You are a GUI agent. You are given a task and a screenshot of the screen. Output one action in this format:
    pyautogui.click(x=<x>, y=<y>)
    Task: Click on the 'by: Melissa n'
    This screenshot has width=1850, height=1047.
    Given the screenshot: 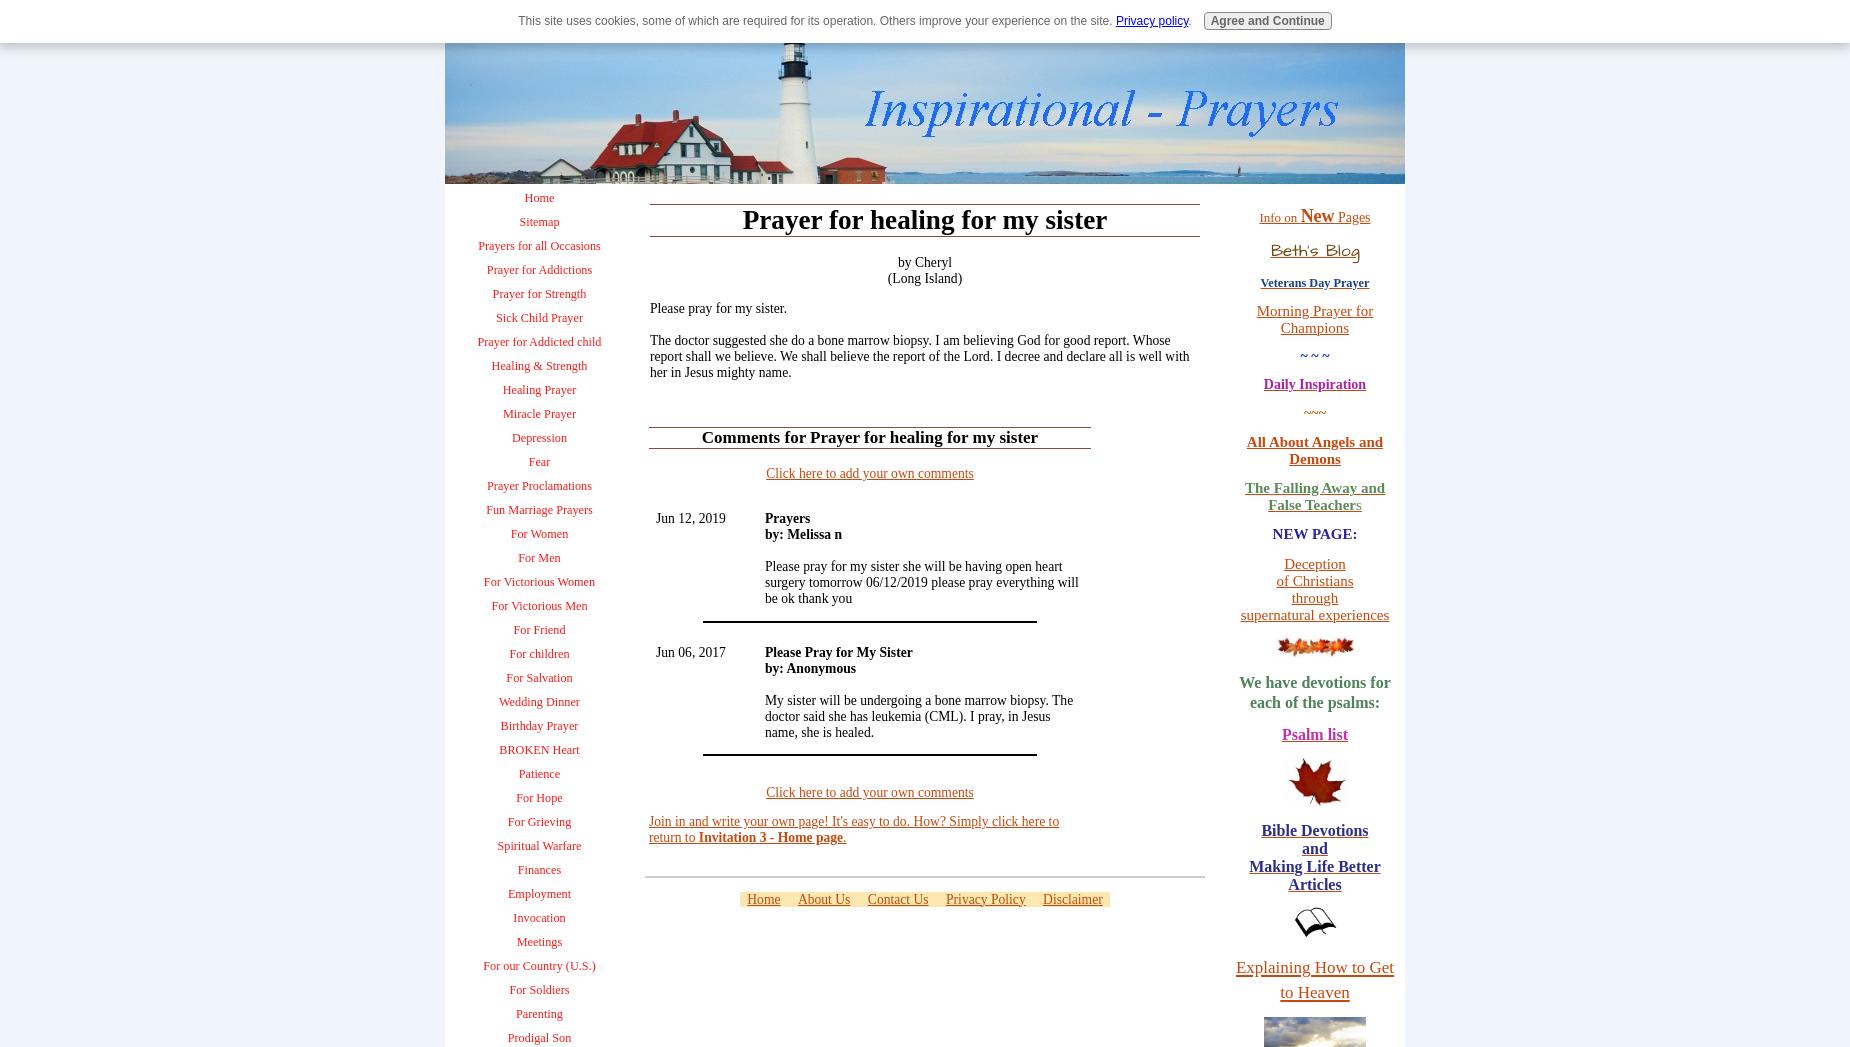 What is the action you would take?
    pyautogui.click(x=803, y=534)
    